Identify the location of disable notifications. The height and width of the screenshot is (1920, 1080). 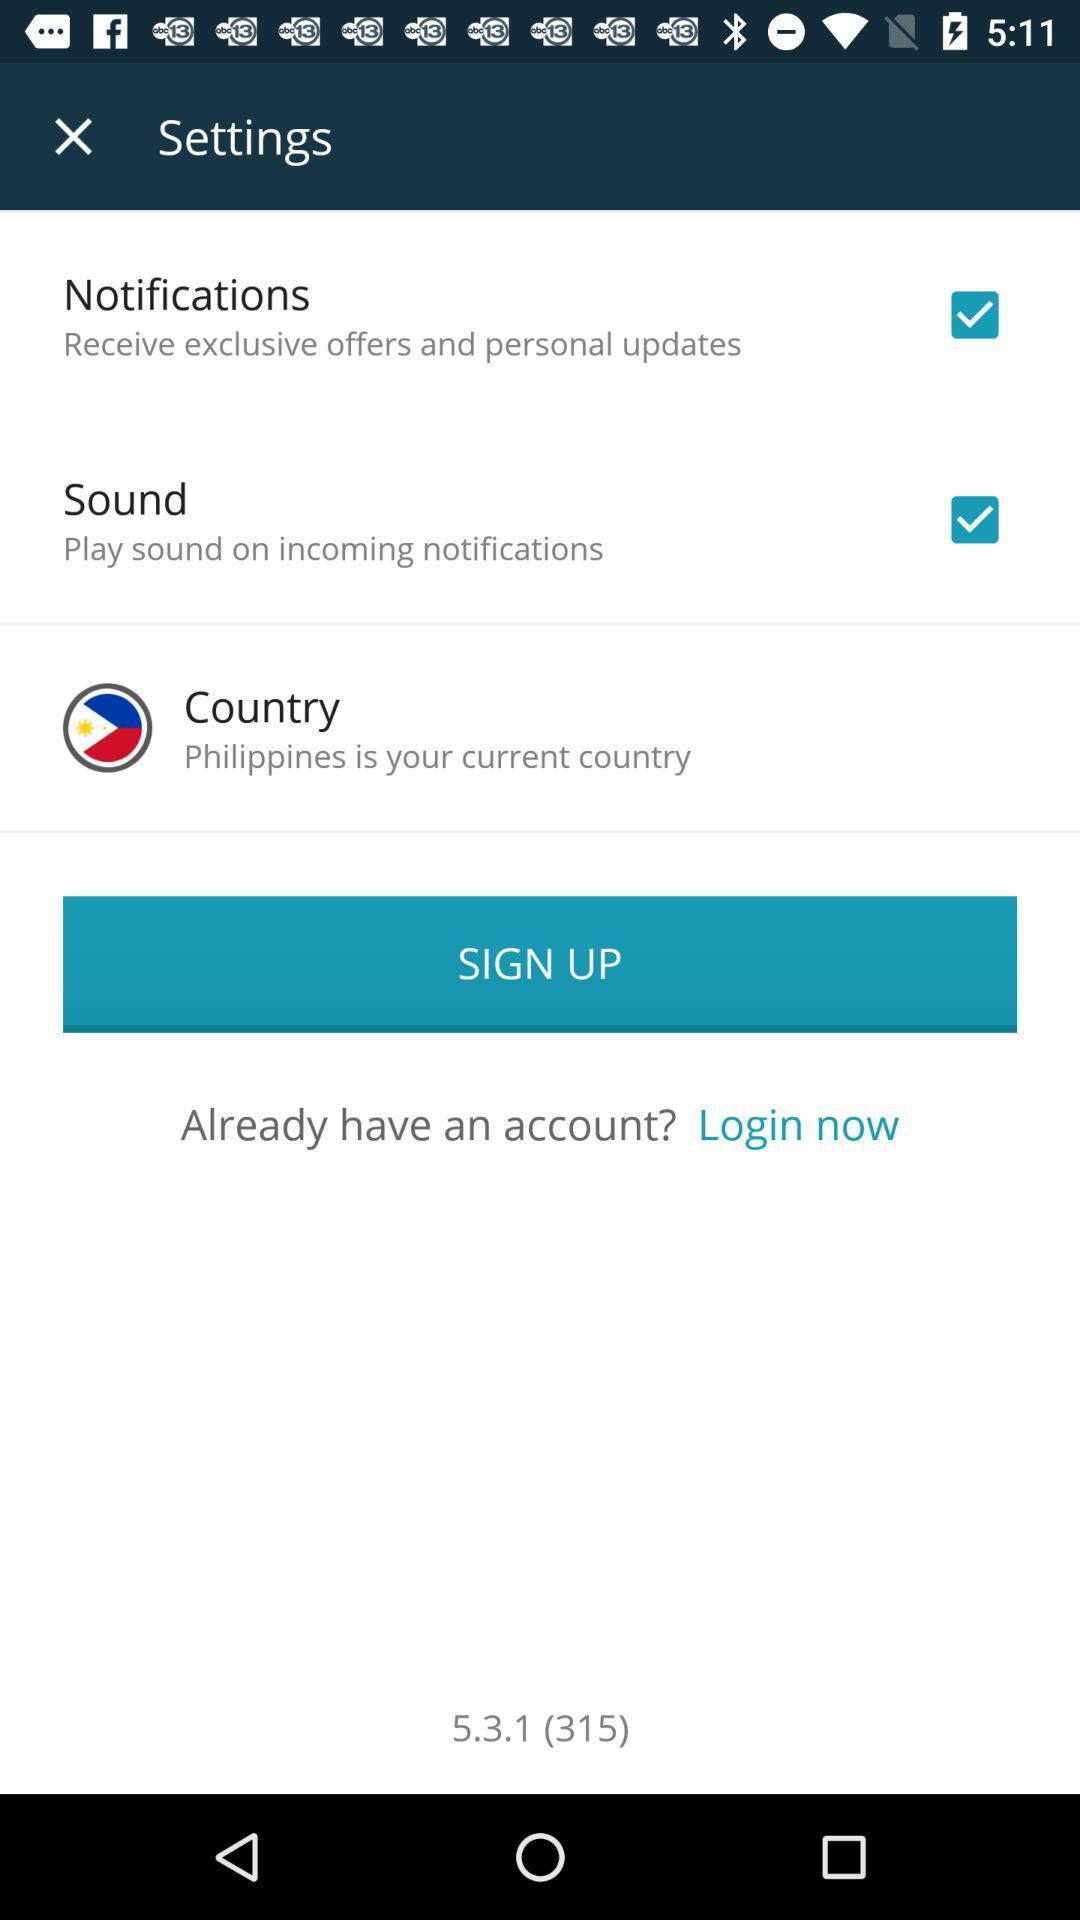
(974, 314).